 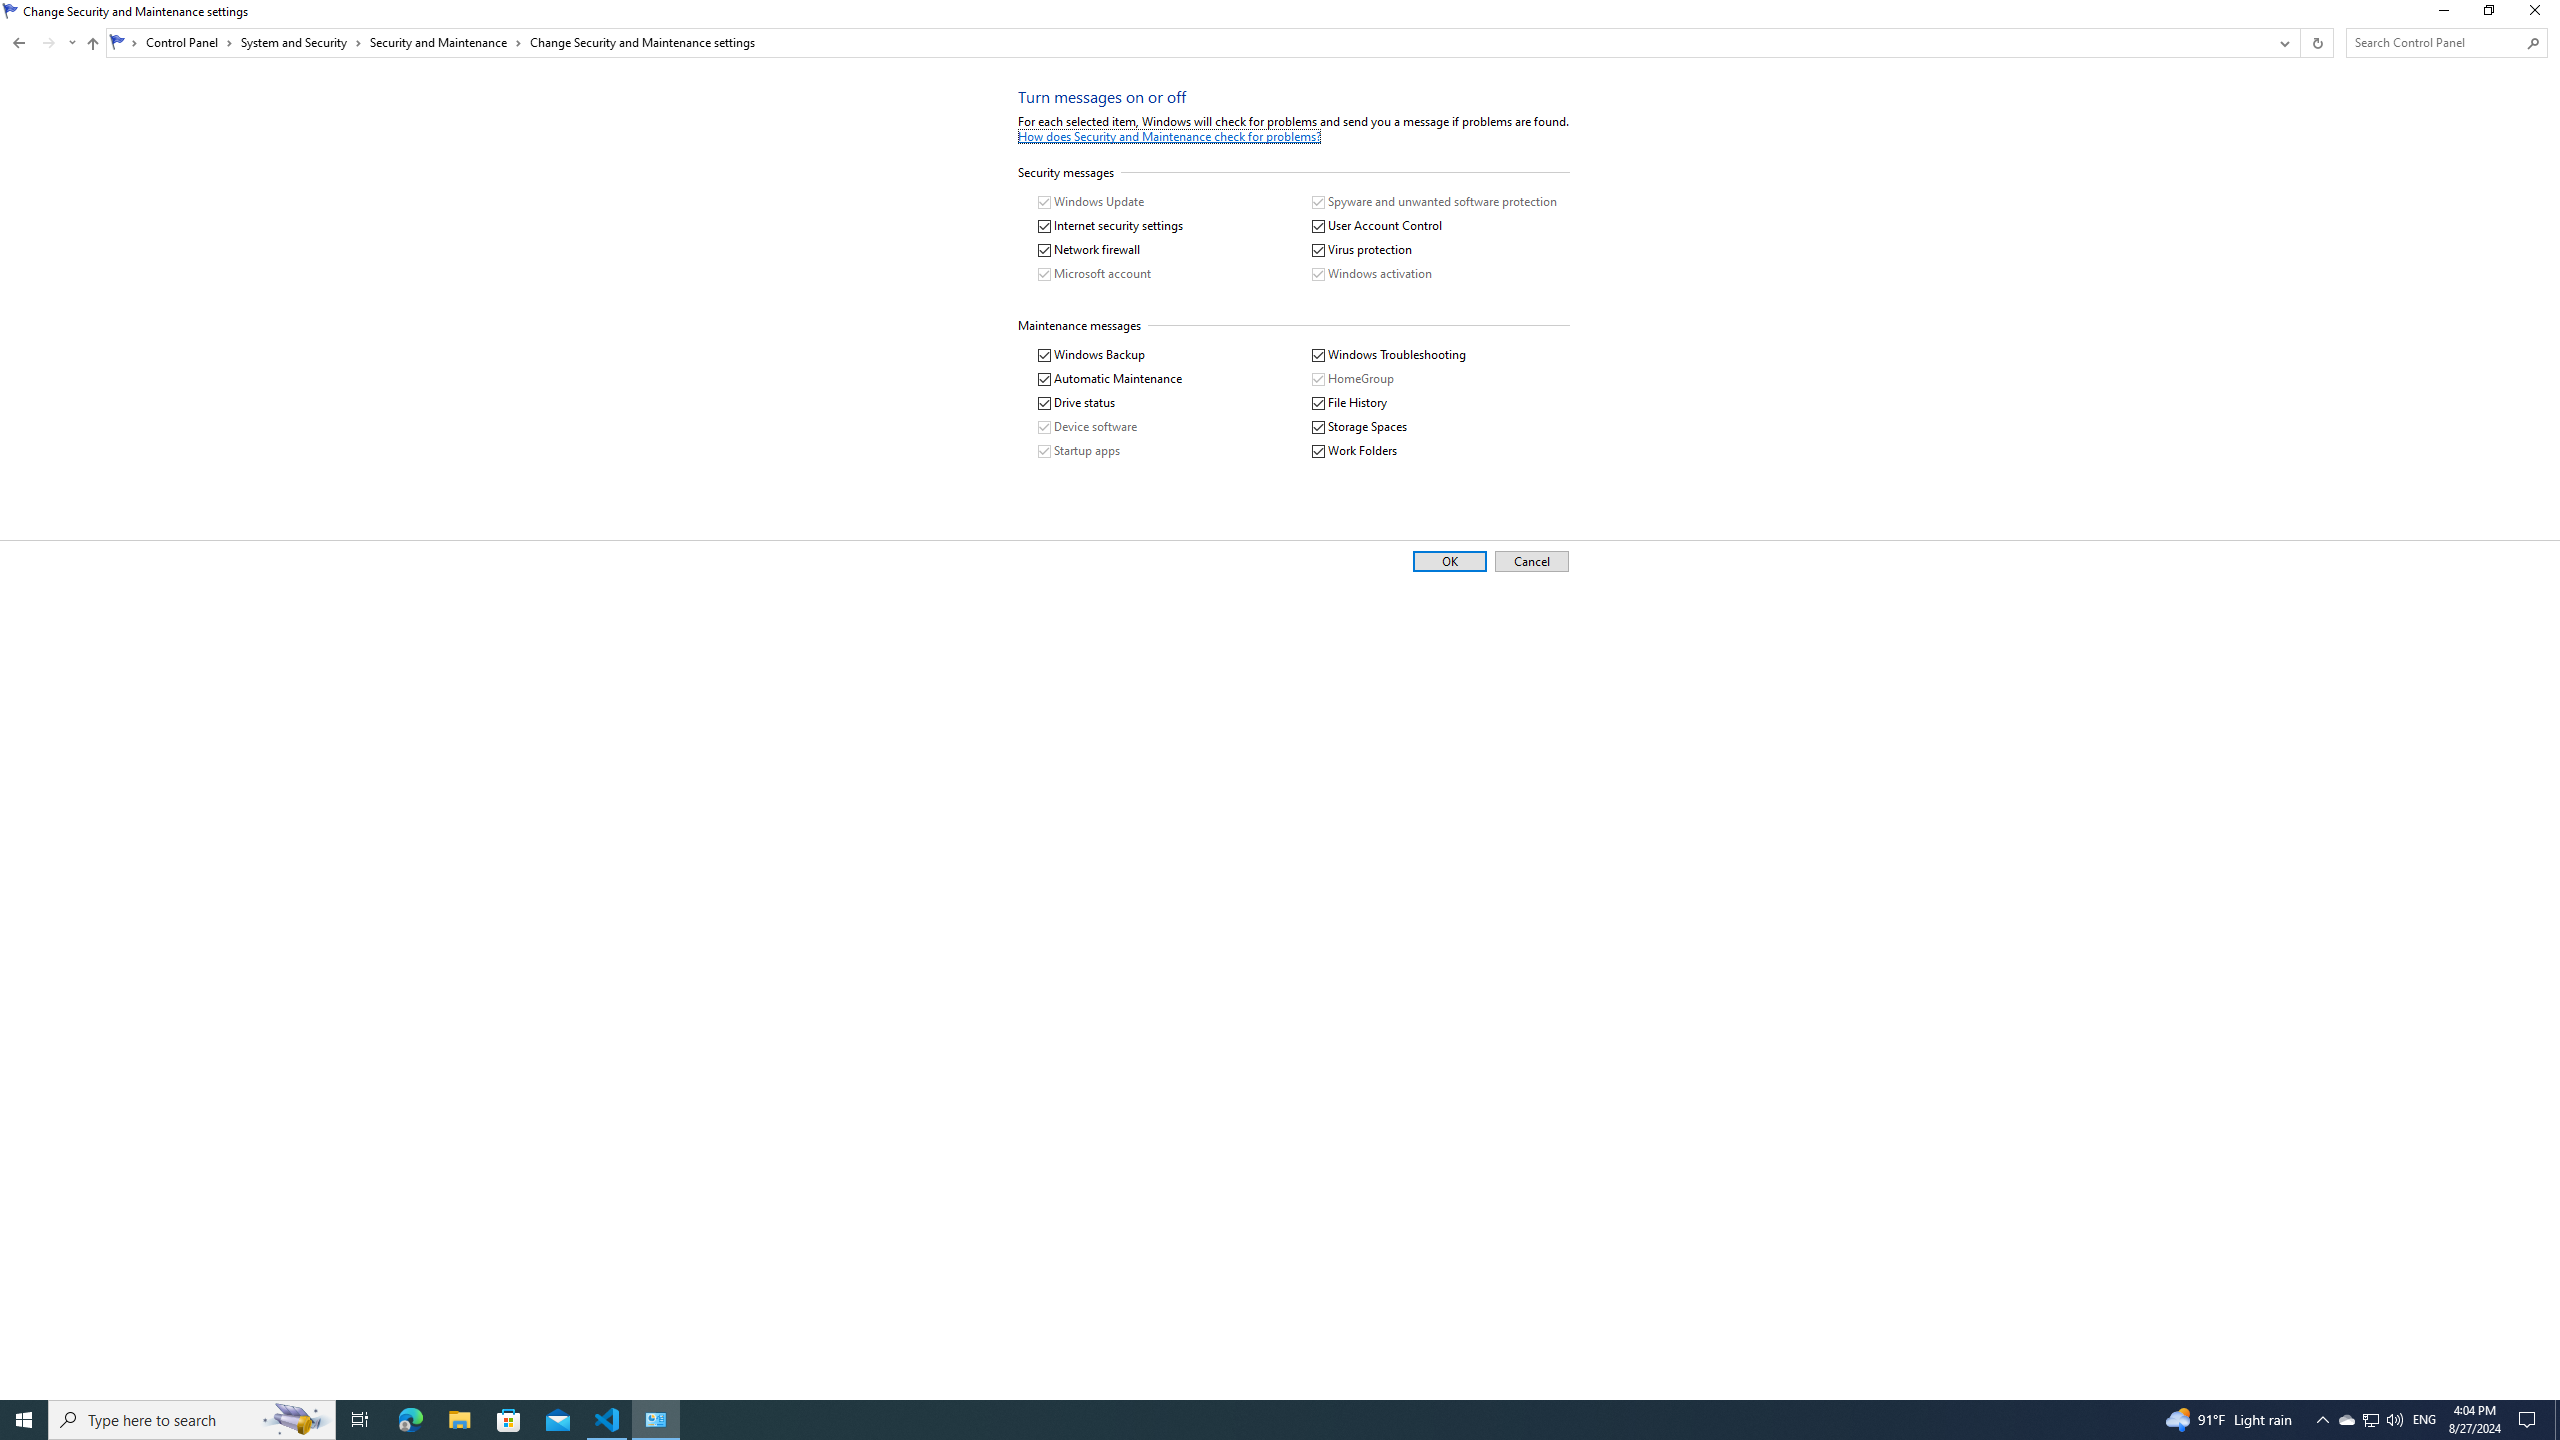 What do you see at coordinates (2539, 15) in the screenshot?
I see `'Close'` at bounding box center [2539, 15].